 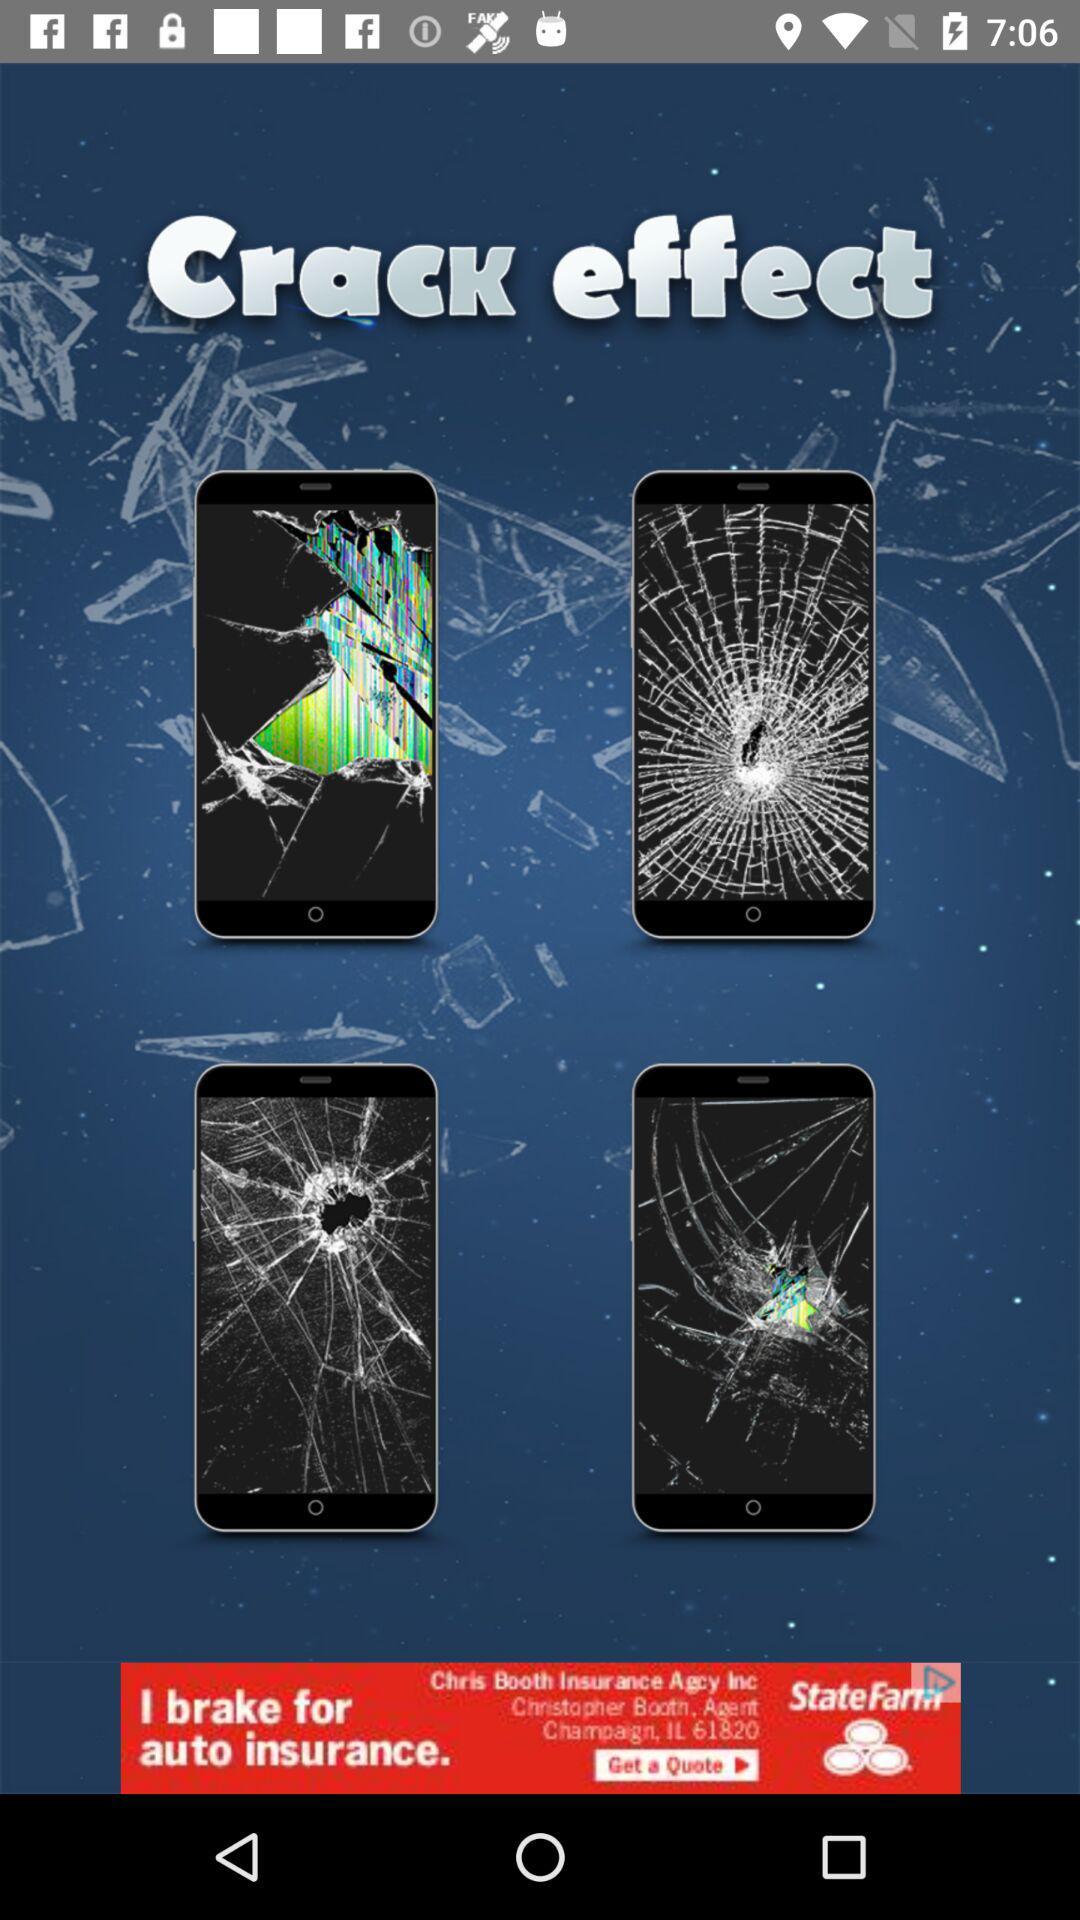 I want to click on a cell, so click(x=755, y=715).